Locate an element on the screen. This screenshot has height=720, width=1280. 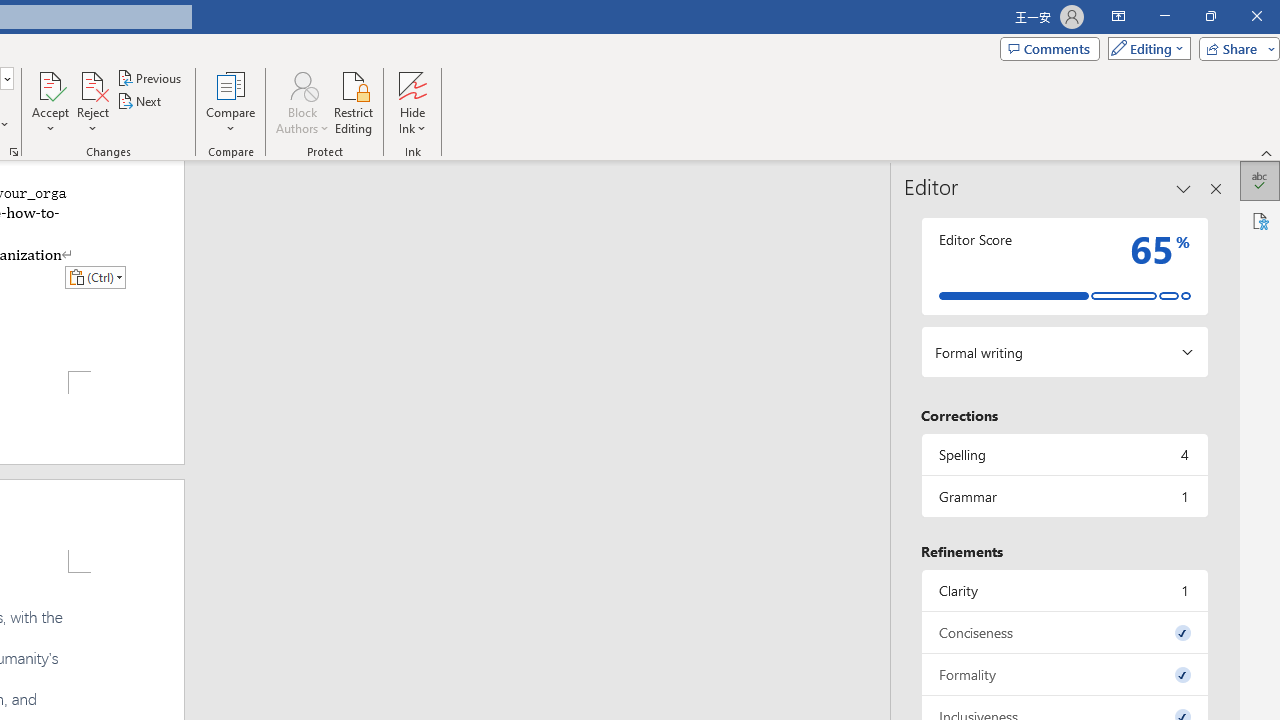
'Next' is located at coordinates (139, 101).